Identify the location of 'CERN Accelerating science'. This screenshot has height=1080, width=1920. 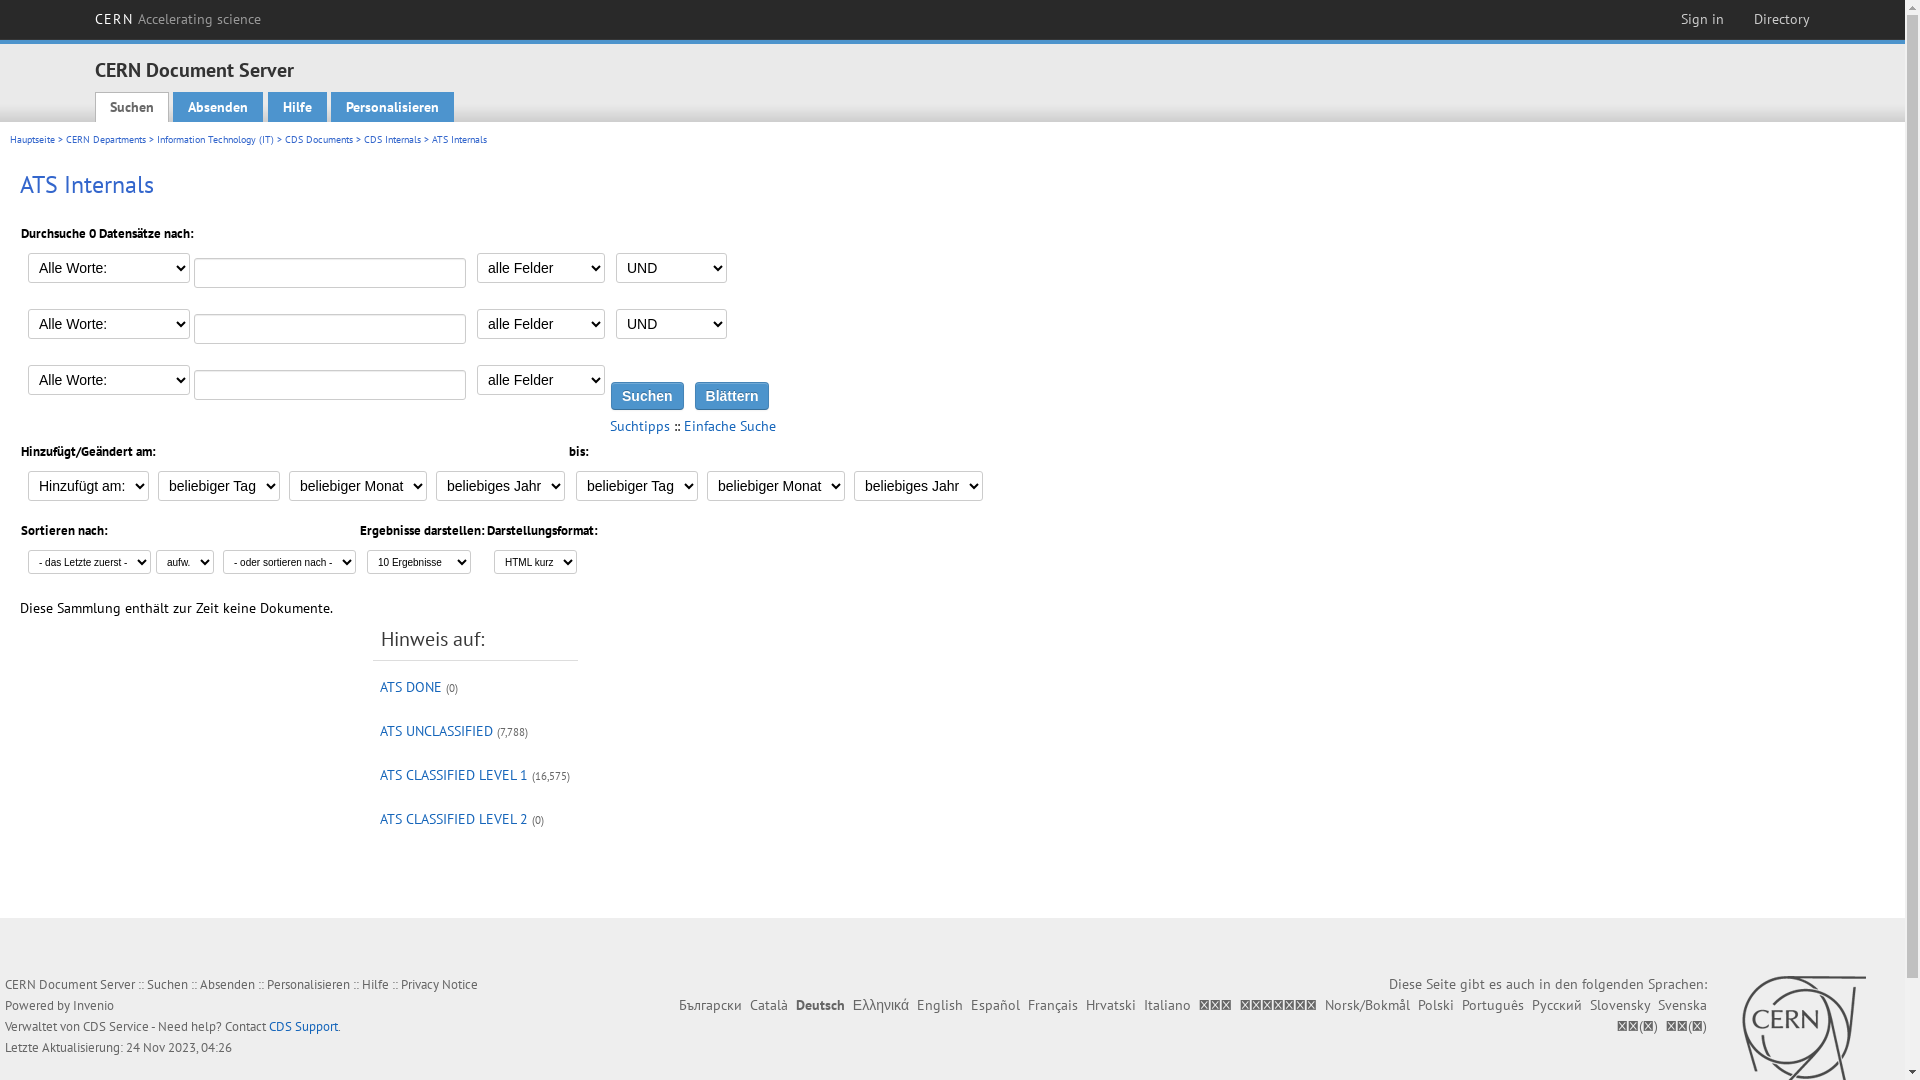
(177, 19).